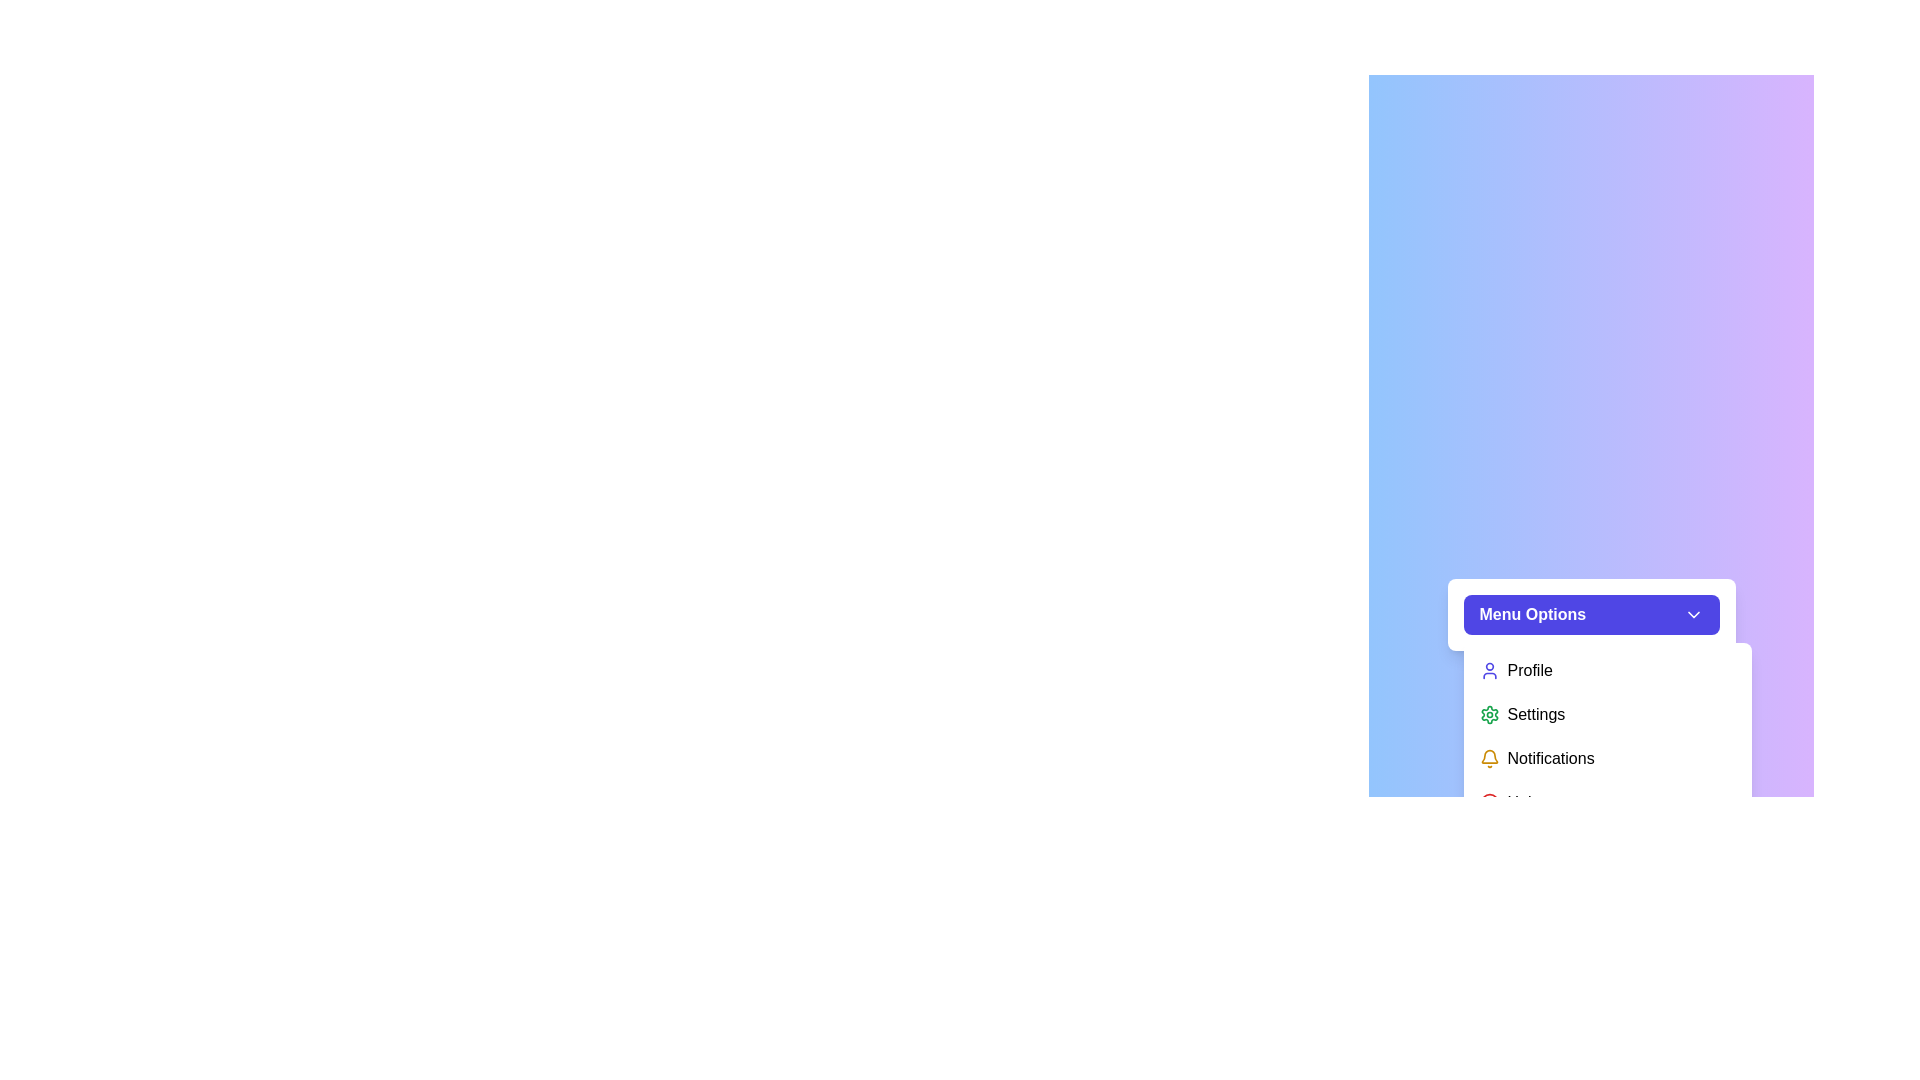  I want to click on the Chevron Down icon located at the upper right section of the 'Menu Options' button, so click(1692, 613).